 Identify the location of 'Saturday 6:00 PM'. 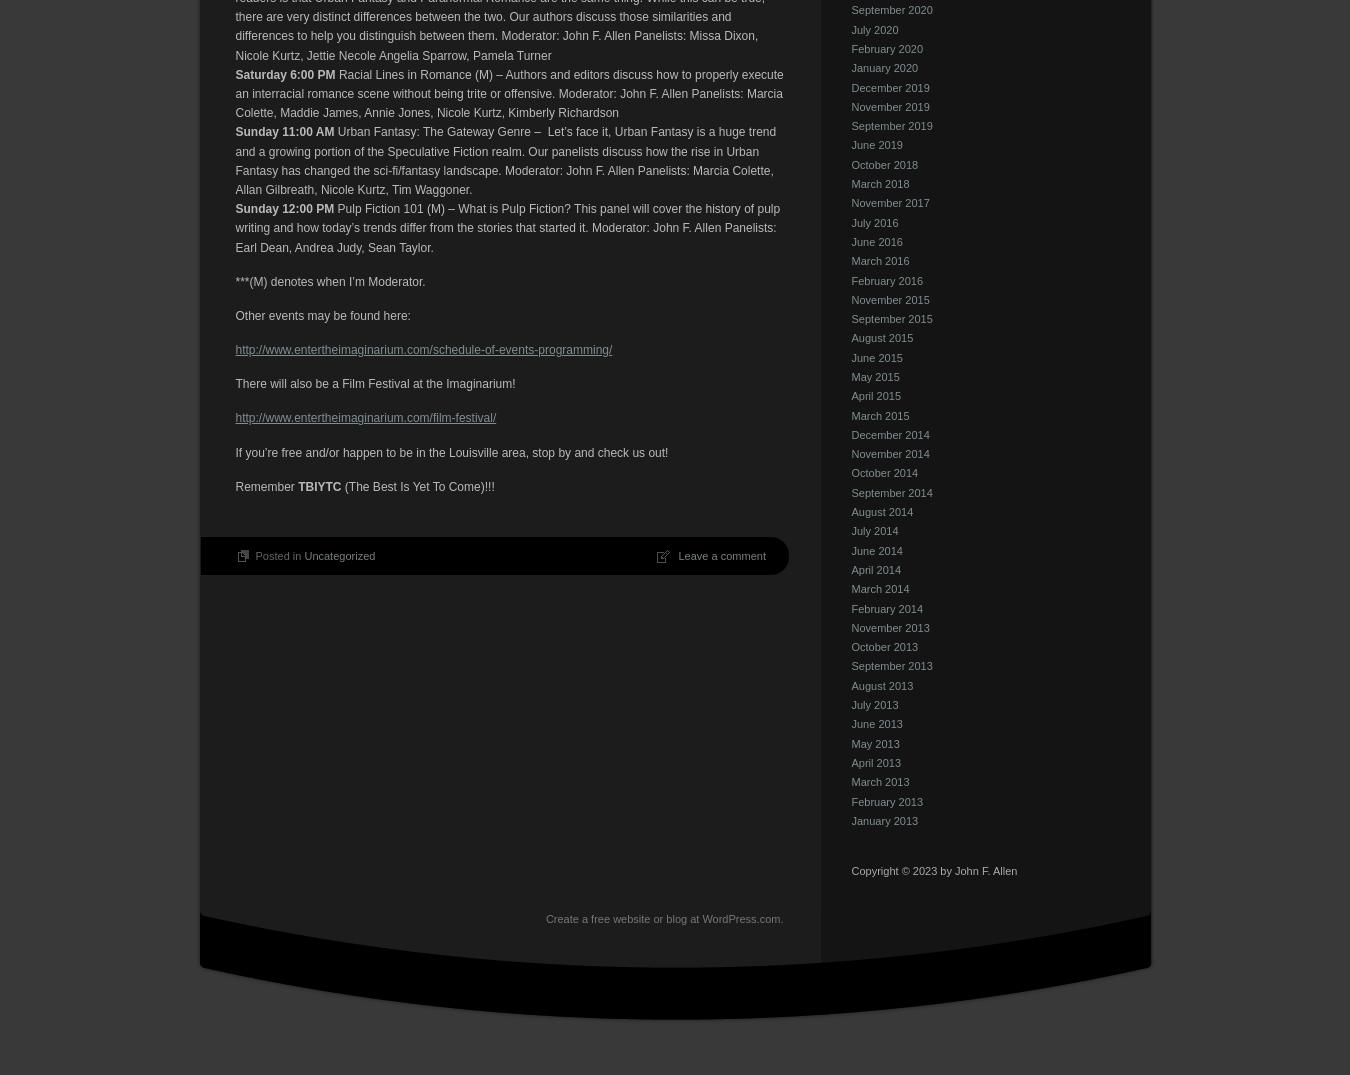
(283, 73).